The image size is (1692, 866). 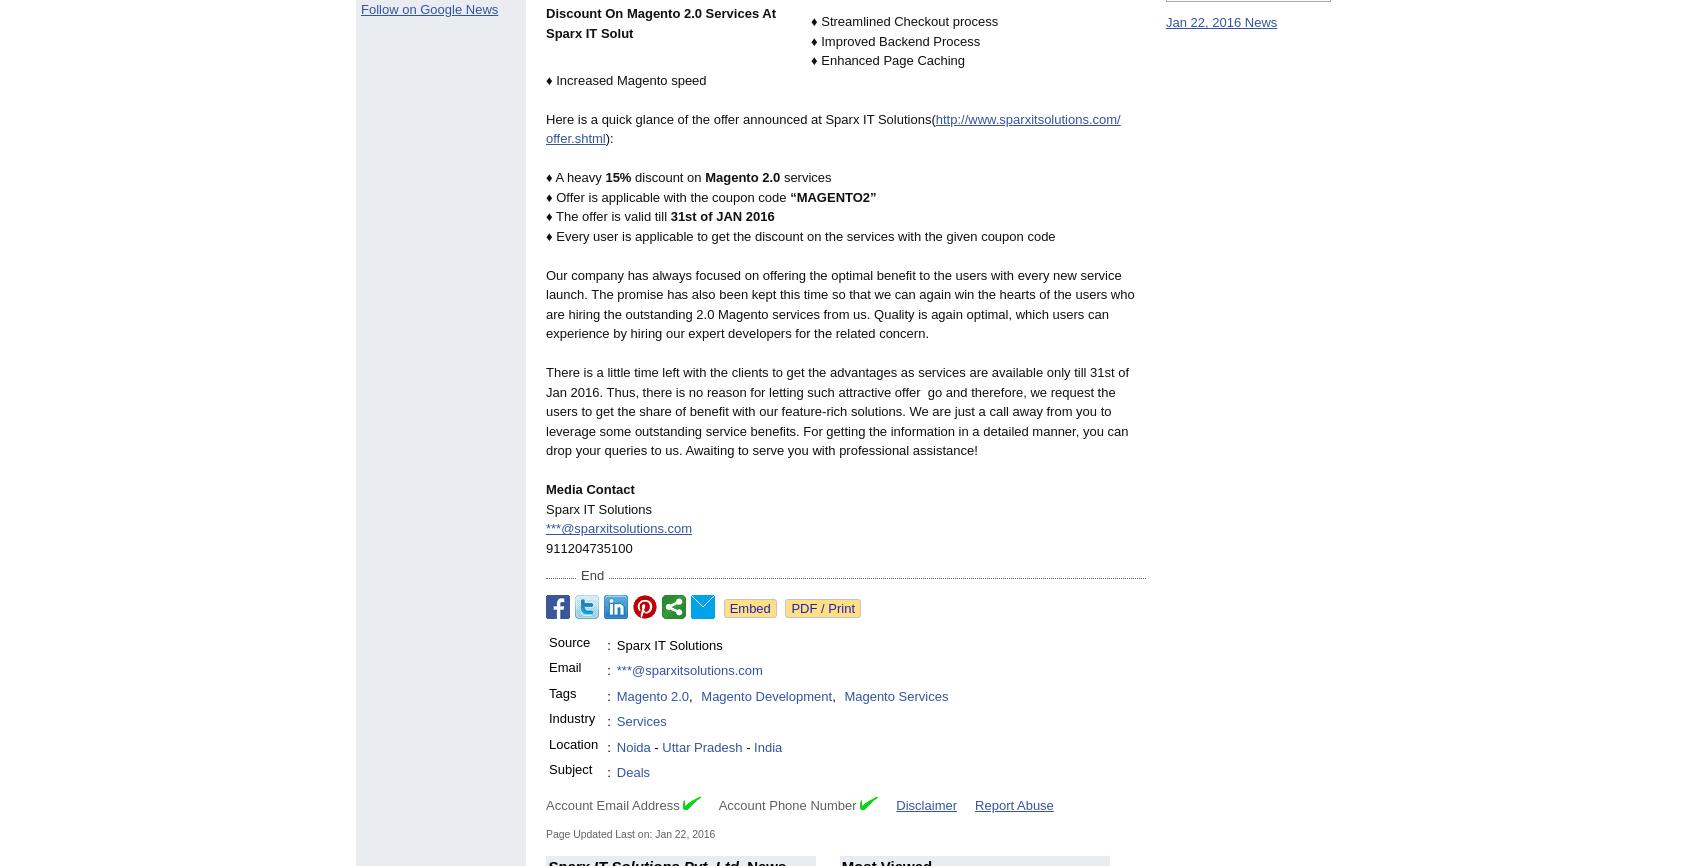 I want to click on 'End', so click(x=591, y=575).